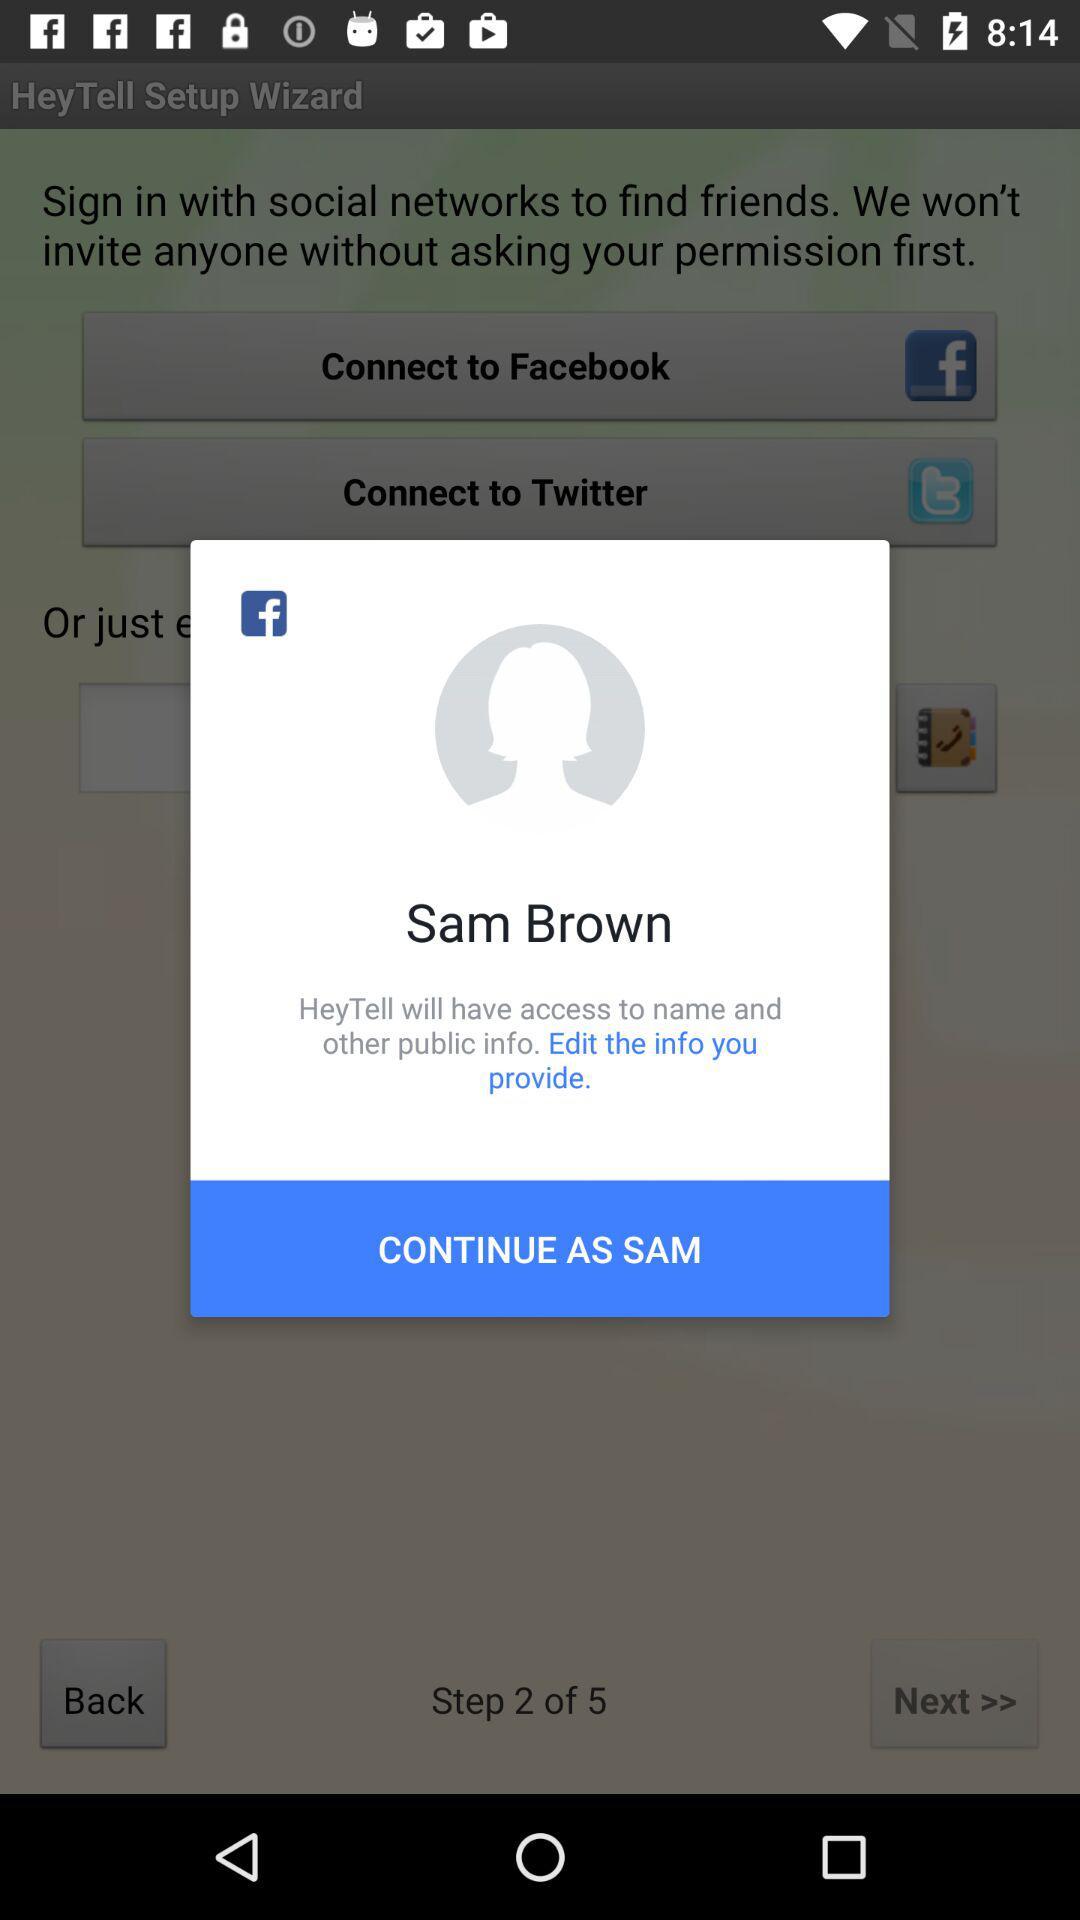  Describe the element at coordinates (540, 1041) in the screenshot. I see `heytell will have item` at that location.